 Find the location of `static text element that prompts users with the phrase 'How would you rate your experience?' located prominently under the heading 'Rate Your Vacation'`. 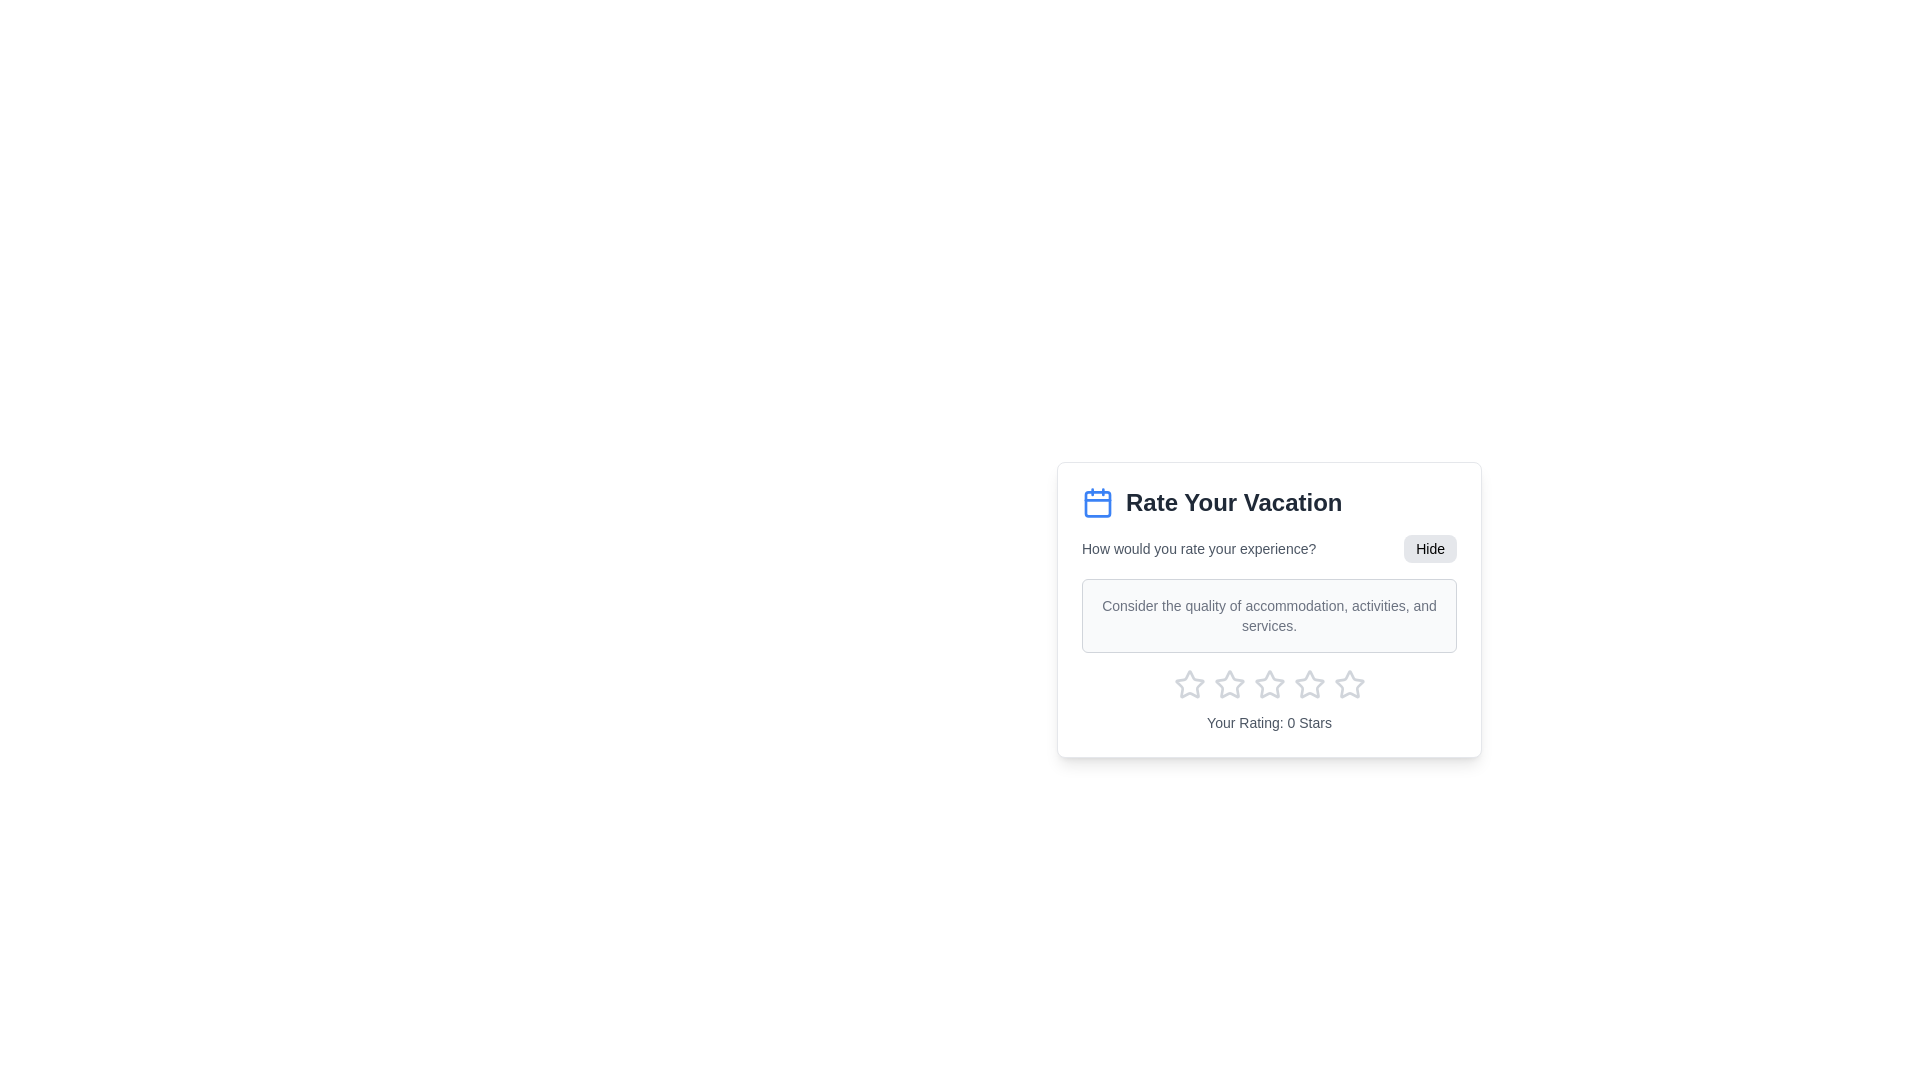

static text element that prompts users with the phrase 'How would you rate your experience?' located prominently under the heading 'Rate Your Vacation' is located at coordinates (1199, 548).